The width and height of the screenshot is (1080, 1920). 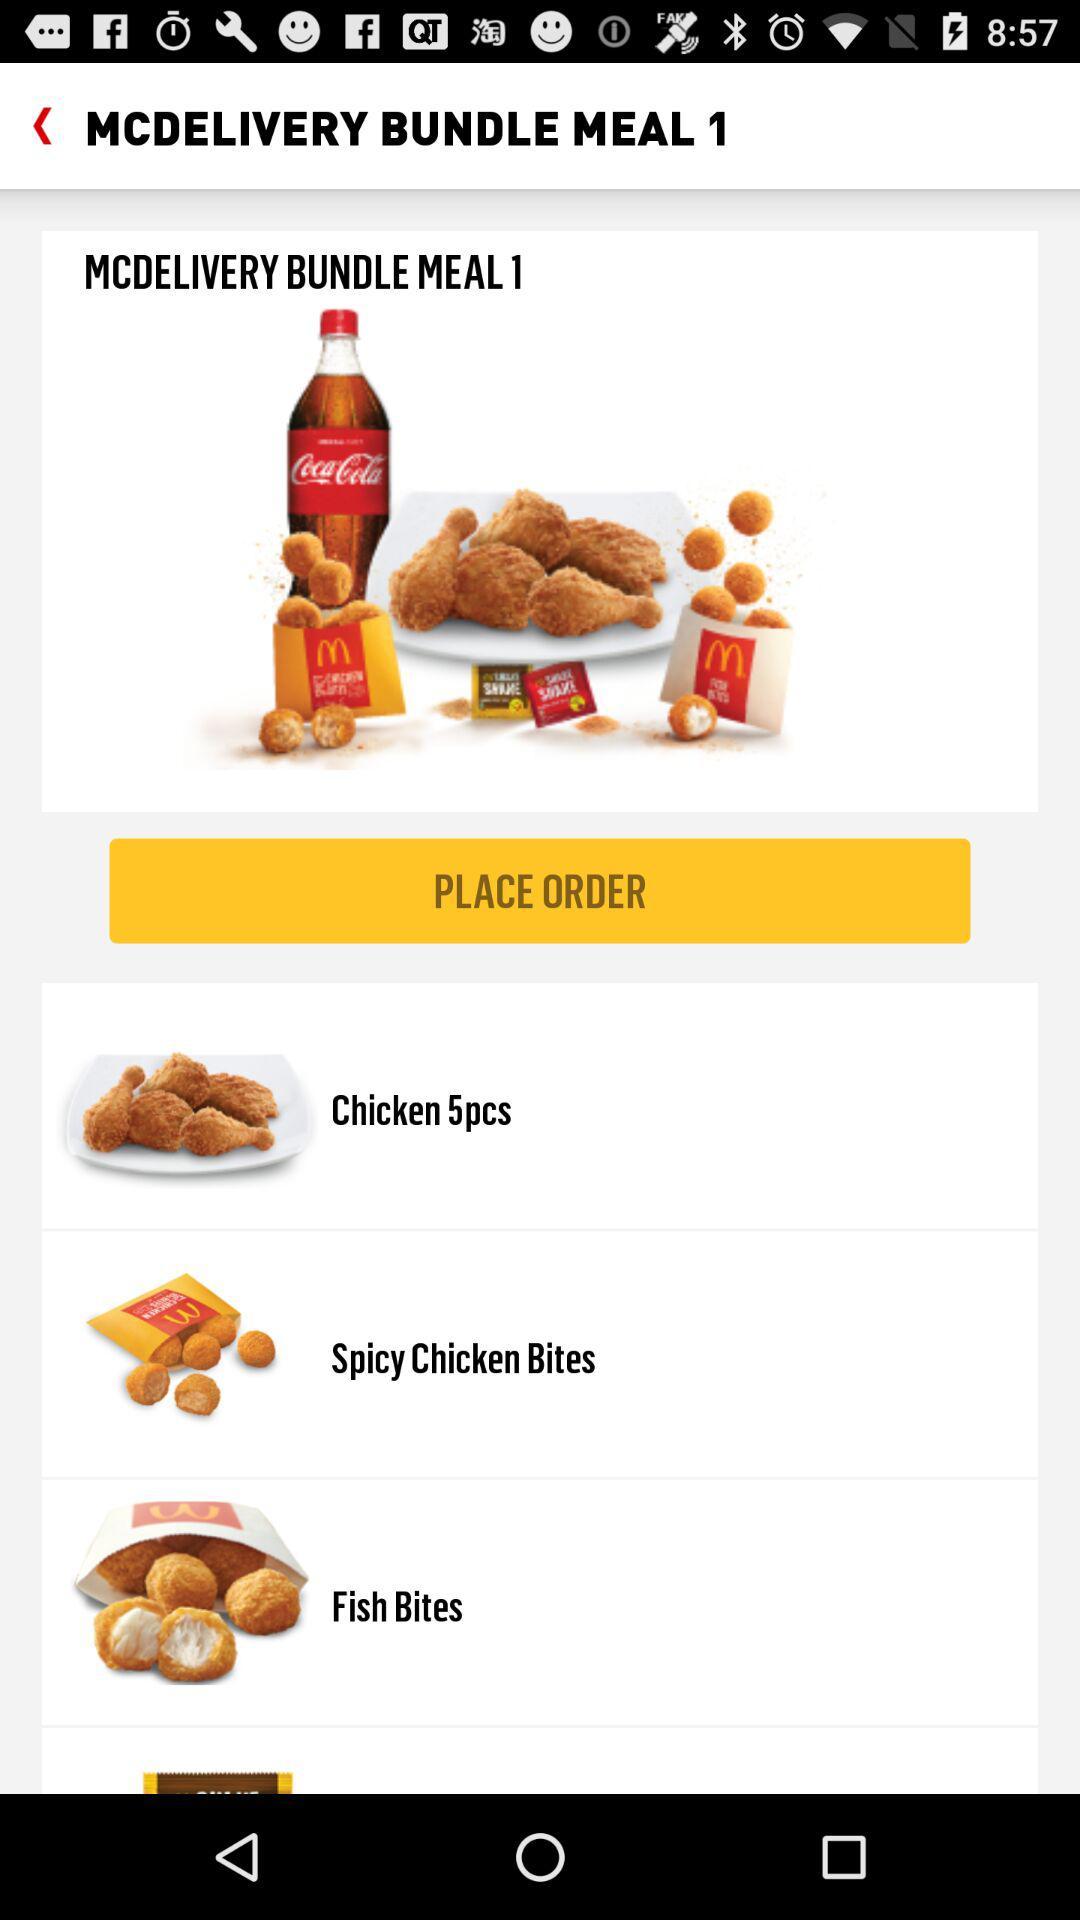 I want to click on image which is left side of chicken 5pcs, so click(x=186, y=1096).